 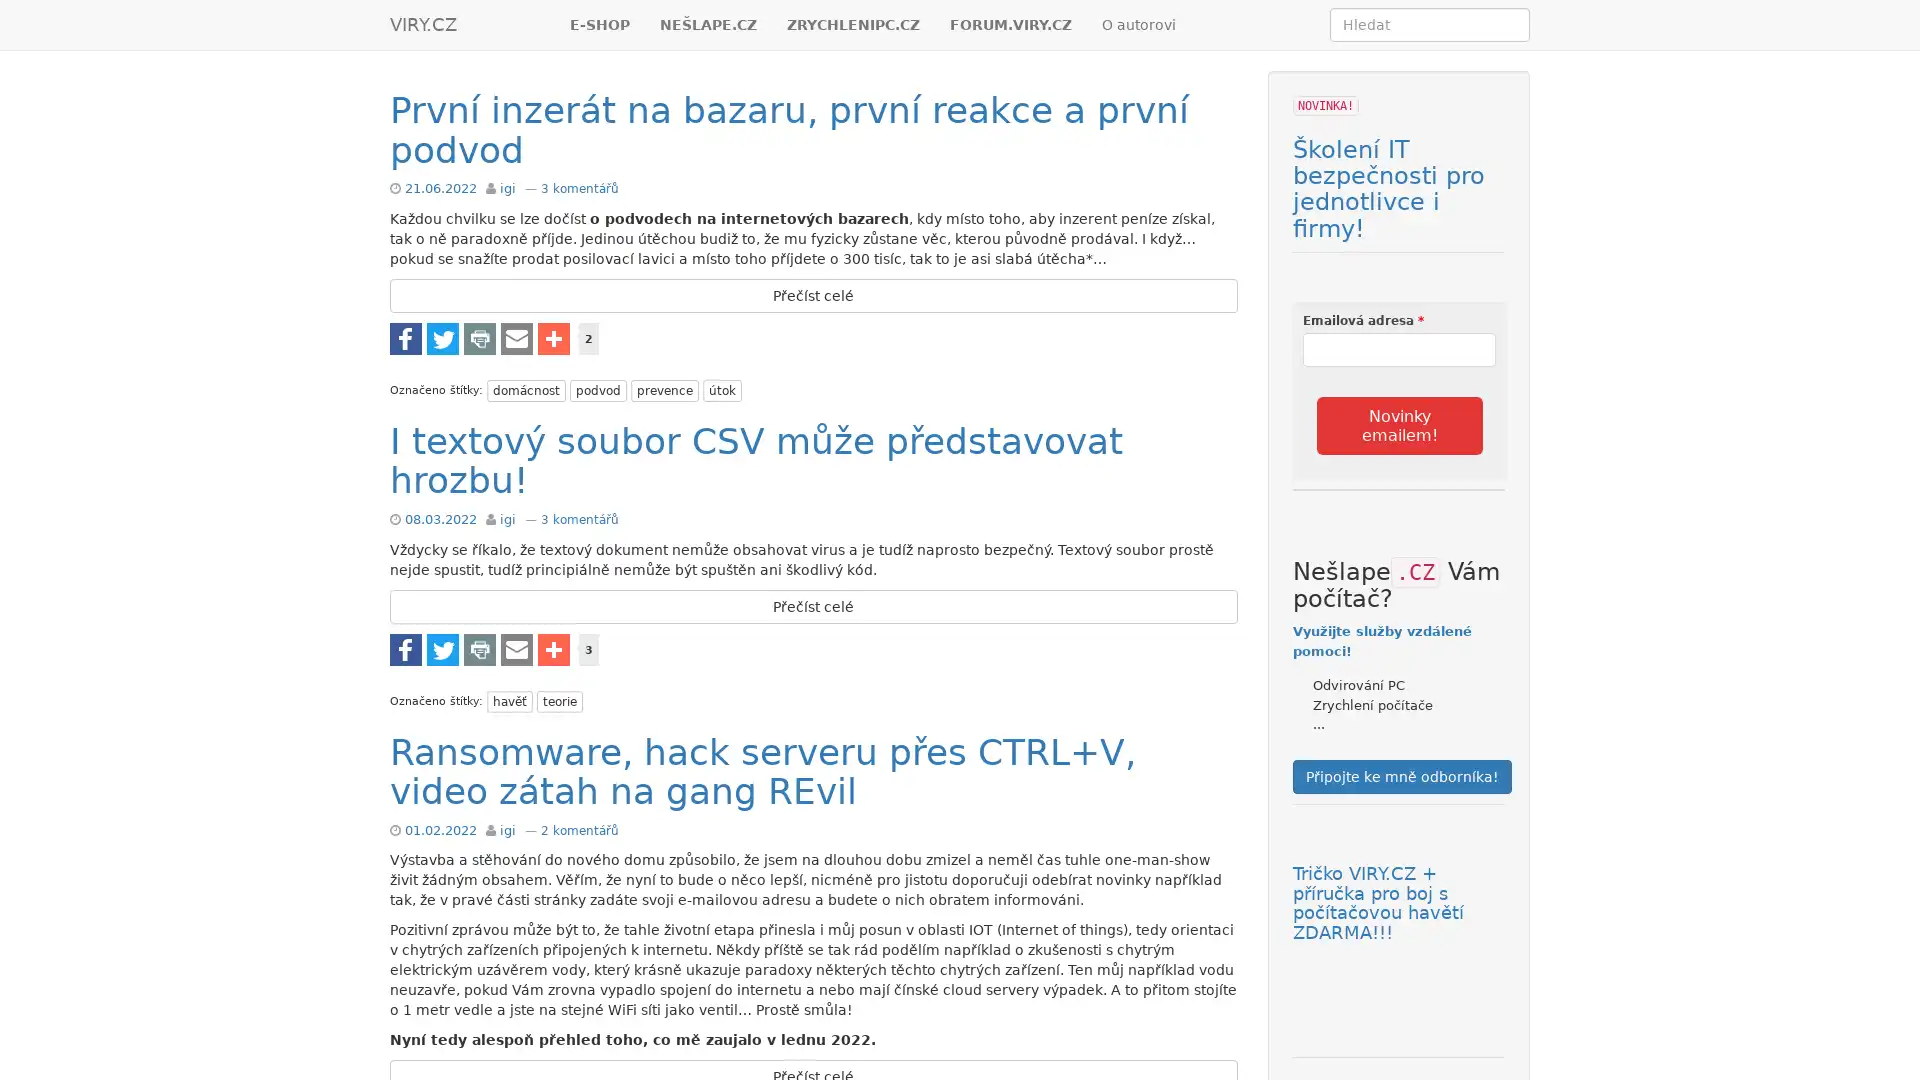 I want to click on Share to E-mail, so click(x=517, y=337).